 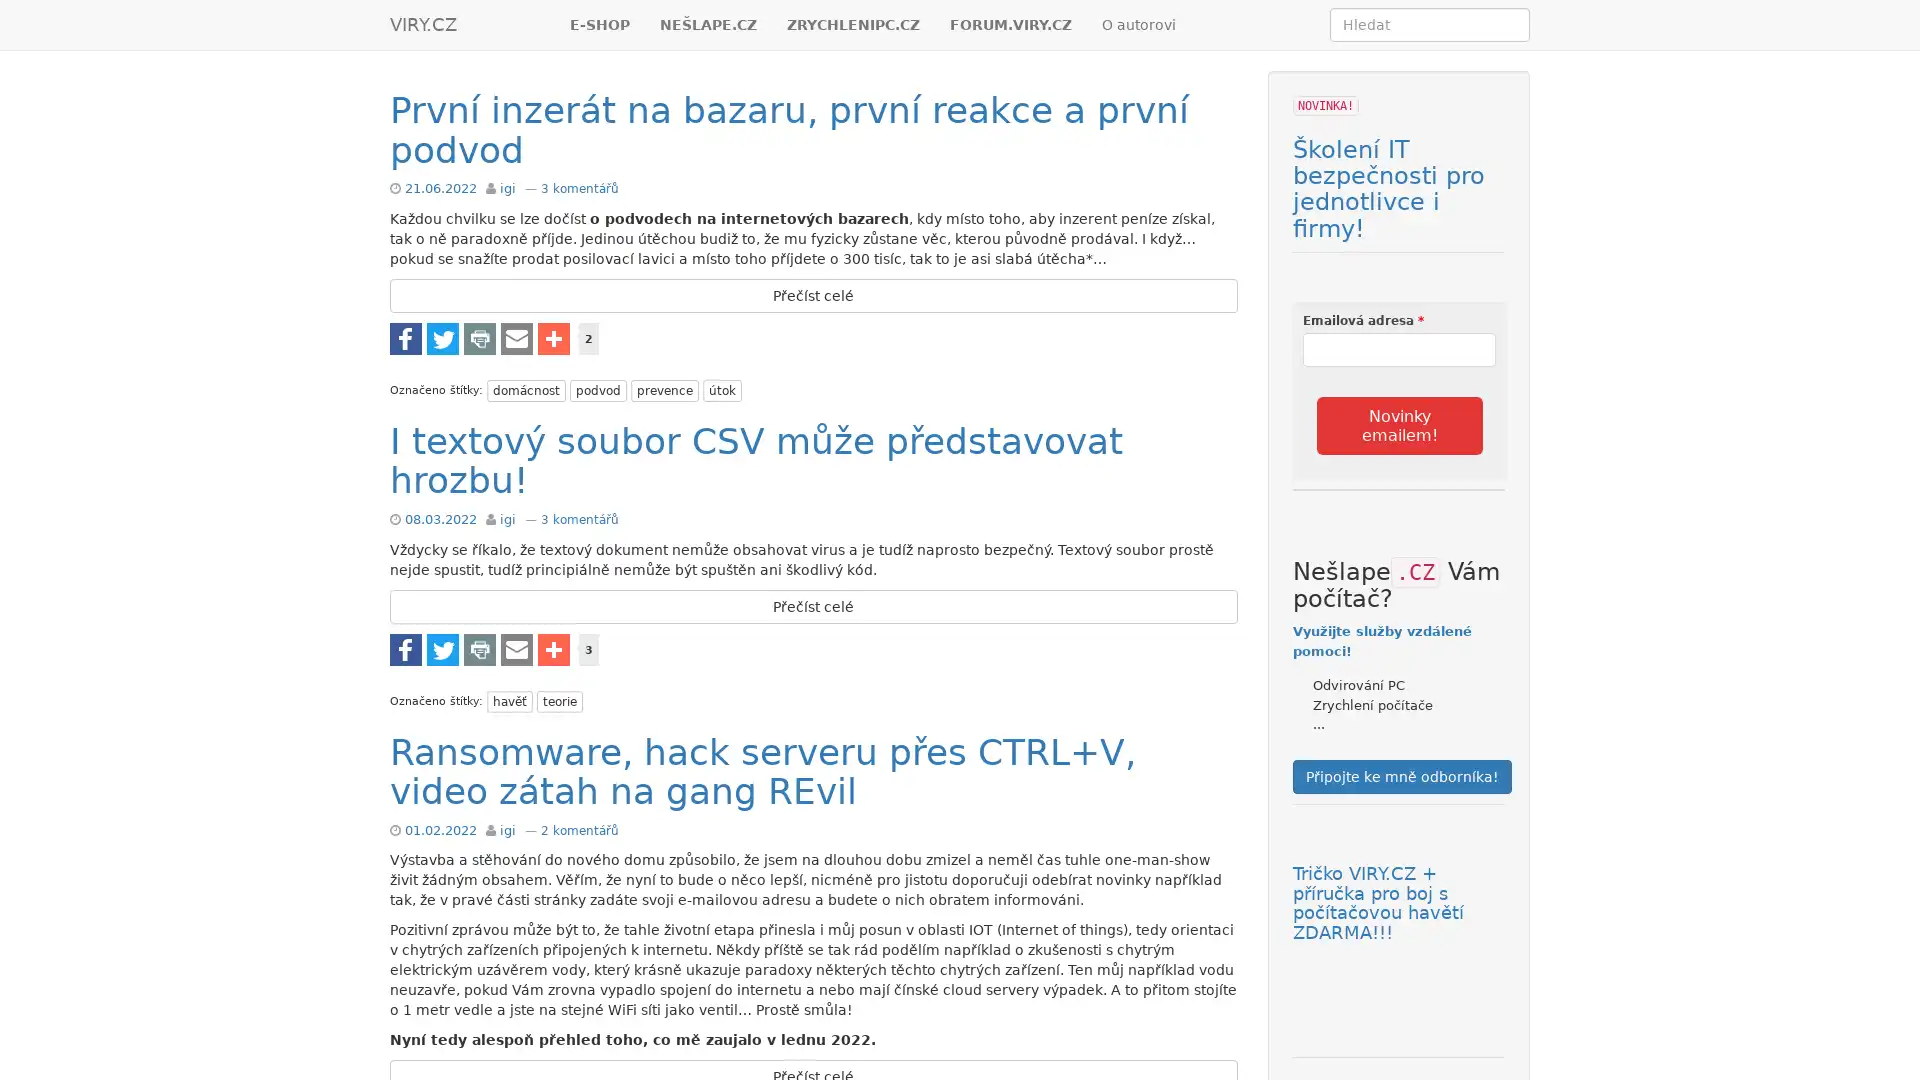 I want to click on Share to E-mail, so click(x=517, y=337).